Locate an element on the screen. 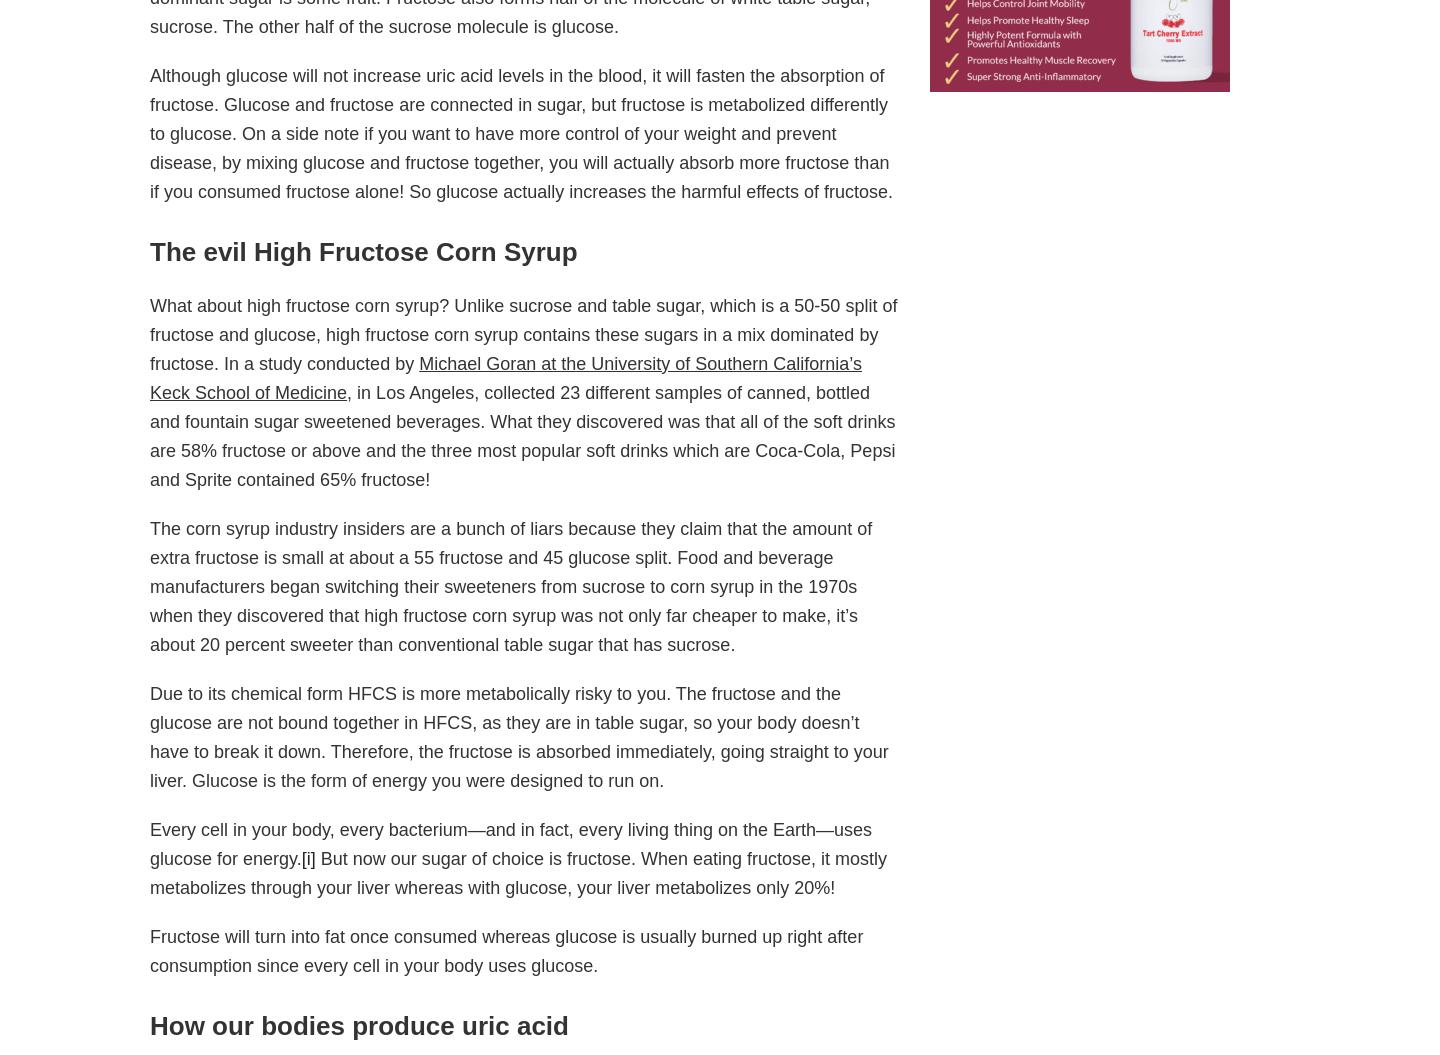 Image resolution: width=1440 pixels, height=1055 pixels. 'Although glucose will not increase uric acid levels in the blood, it will fasten the absorption of fructose. Glucose and fructose are connected in sugar, but fructose is metabolized differently to glucose. On a side note if you want to have more control of your weight and prevent disease, by mixing glucose and fructose together, you will actually absorb more fructose than if you consumed fructose alone! So glucose actually increases the harmful effects of fructose.' is located at coordinates (520, 133).